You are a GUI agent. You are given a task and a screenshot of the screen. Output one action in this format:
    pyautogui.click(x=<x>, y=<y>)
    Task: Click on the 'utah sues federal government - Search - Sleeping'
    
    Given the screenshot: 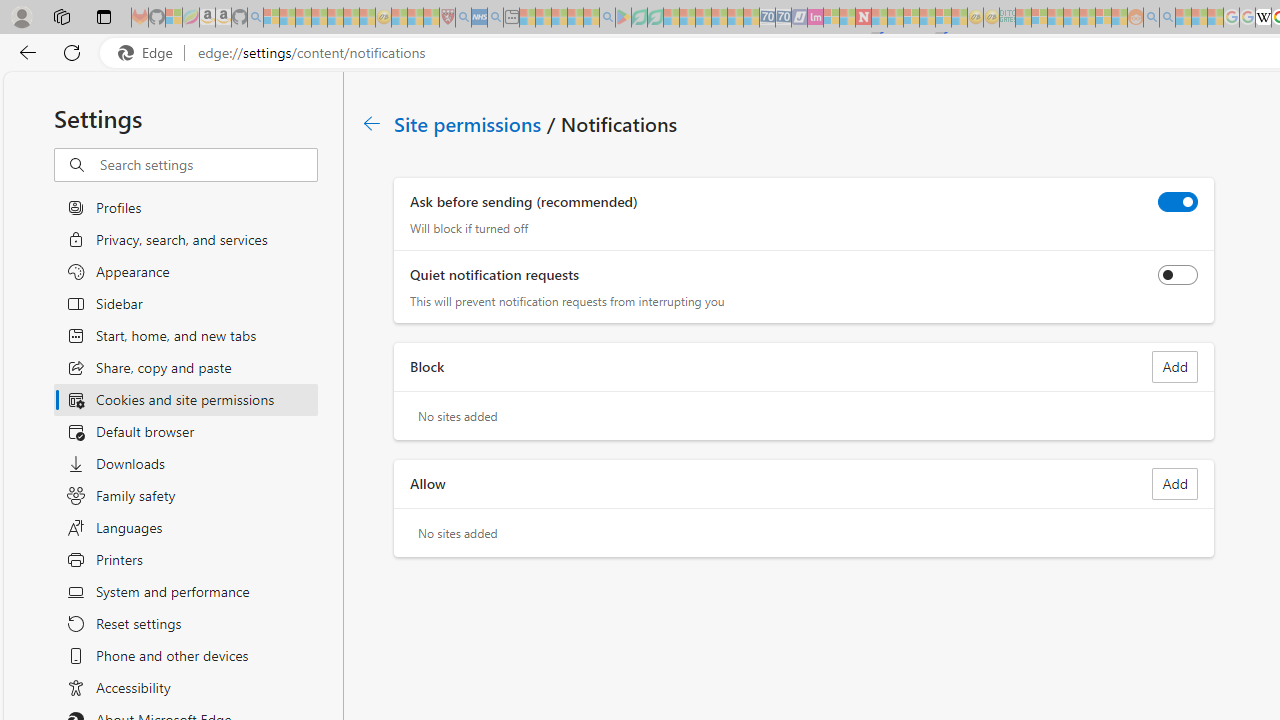 What is the action you would take?
    pyautogui.click(x=495, y=17)
    